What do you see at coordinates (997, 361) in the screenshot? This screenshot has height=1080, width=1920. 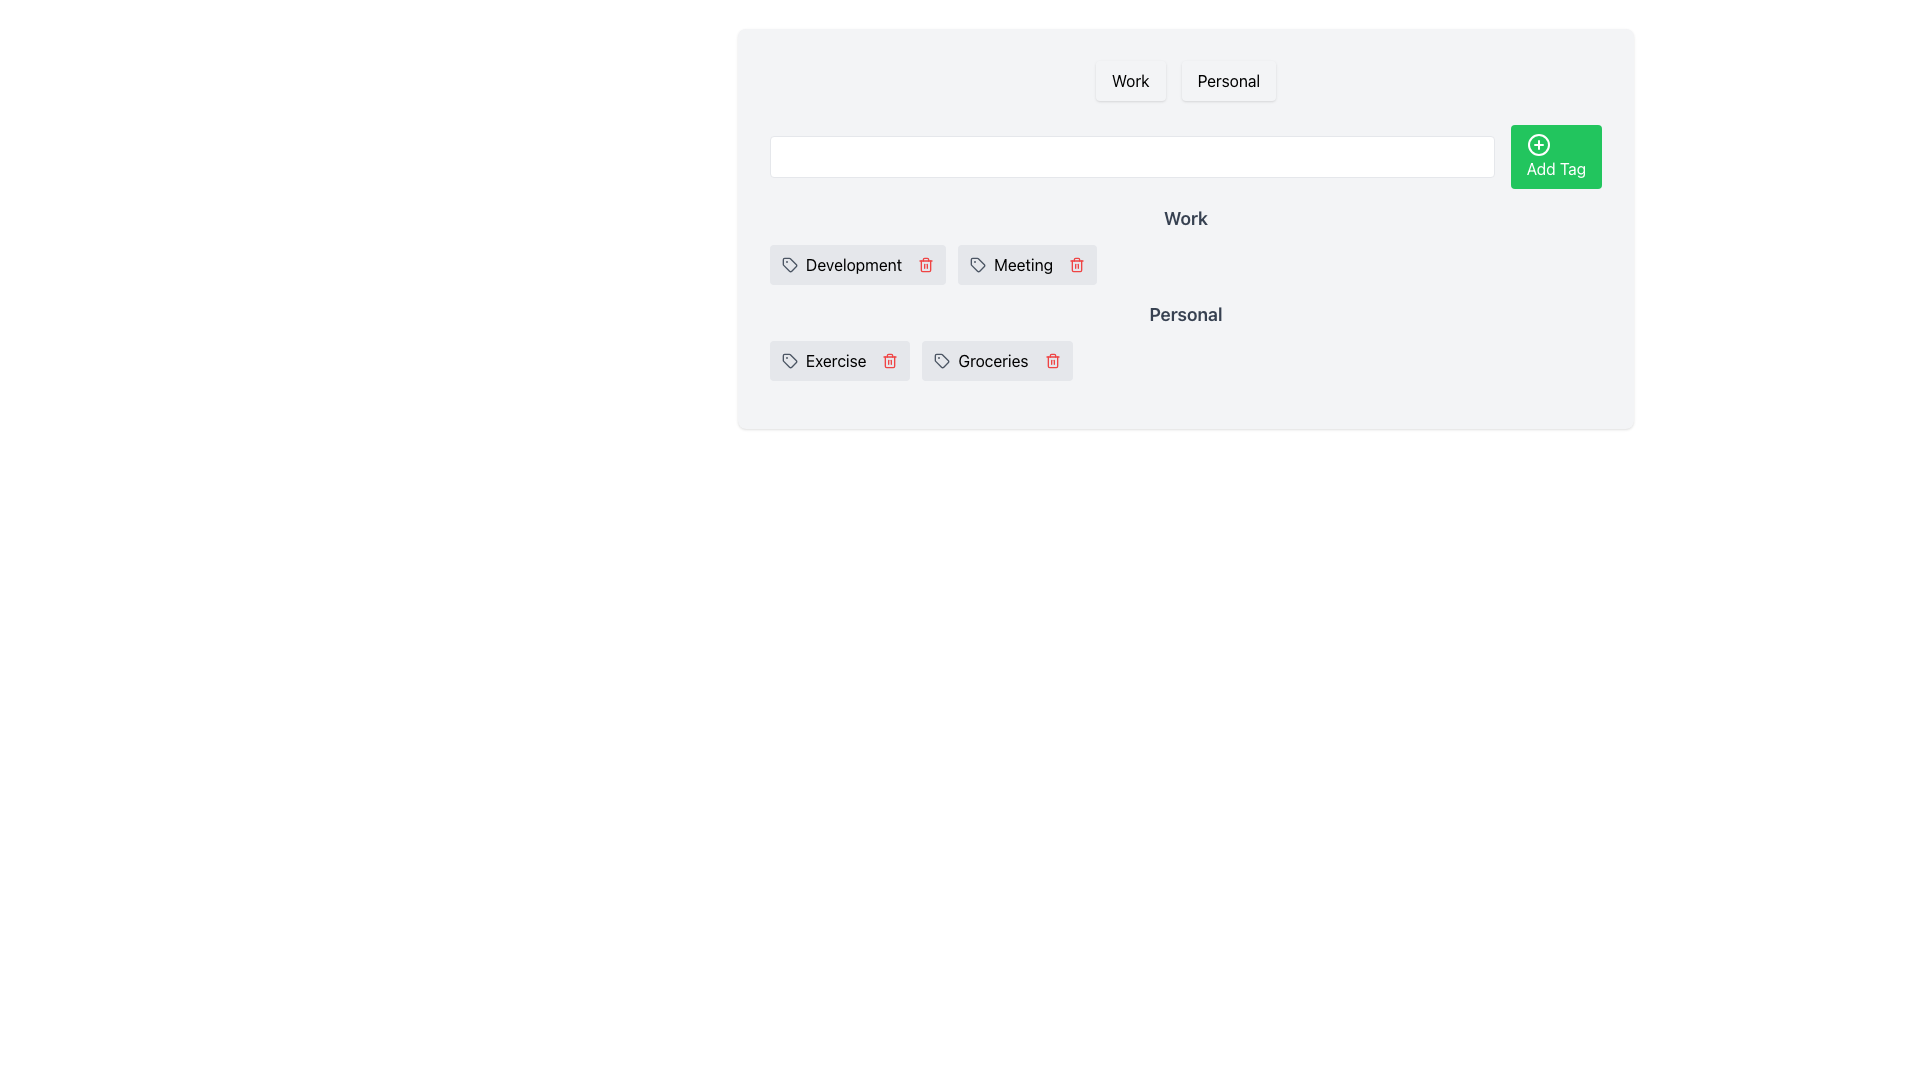 I see `the delete icon on the second tag in the 'Personal' section` at bounding box center [997, 361].